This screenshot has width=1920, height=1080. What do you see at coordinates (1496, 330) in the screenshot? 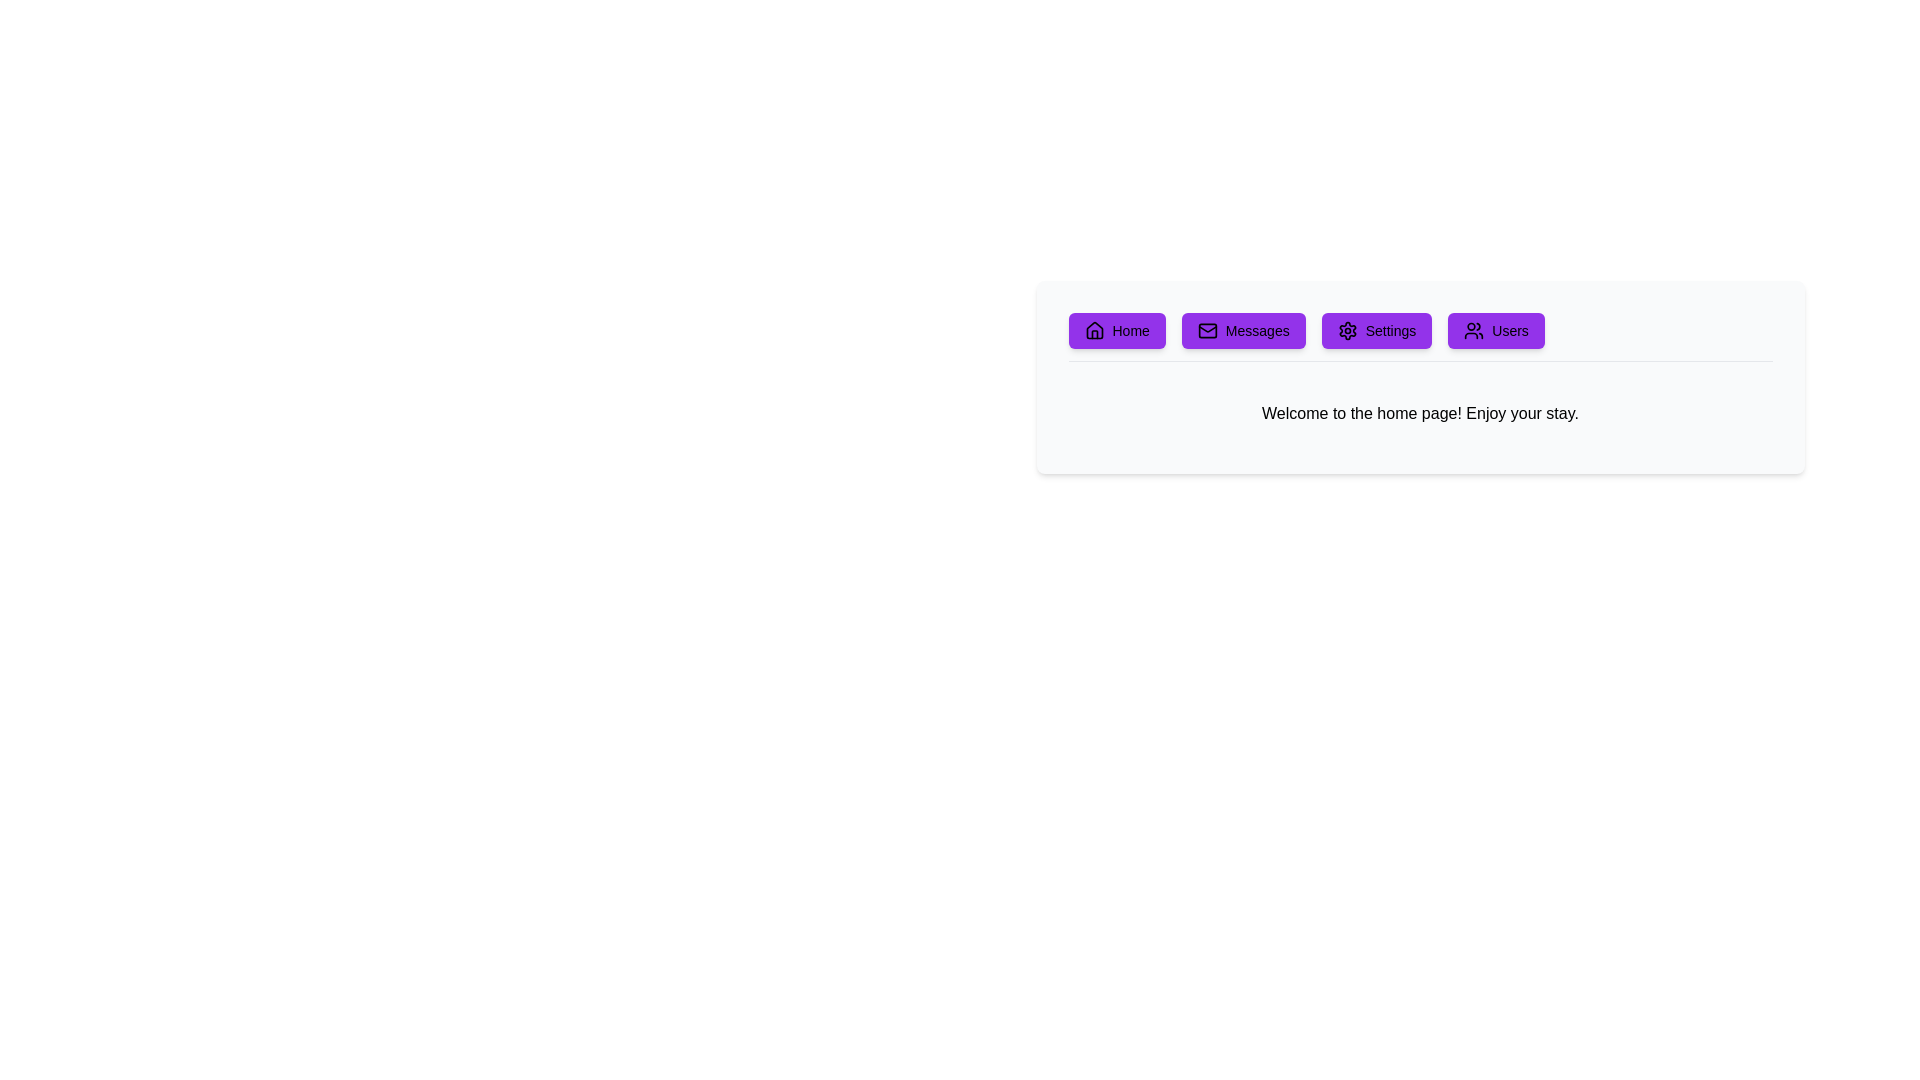
I see `the 'Users' button located in the horizontal menu bar` at bounding box center [1496, 330].